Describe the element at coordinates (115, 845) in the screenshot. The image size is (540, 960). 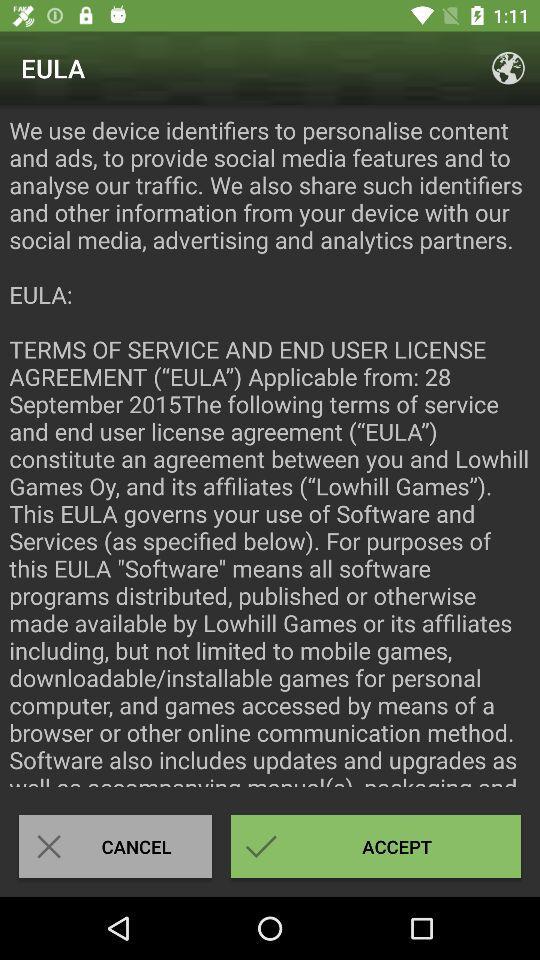
I see `the icon at the bottom left corner` at that location.